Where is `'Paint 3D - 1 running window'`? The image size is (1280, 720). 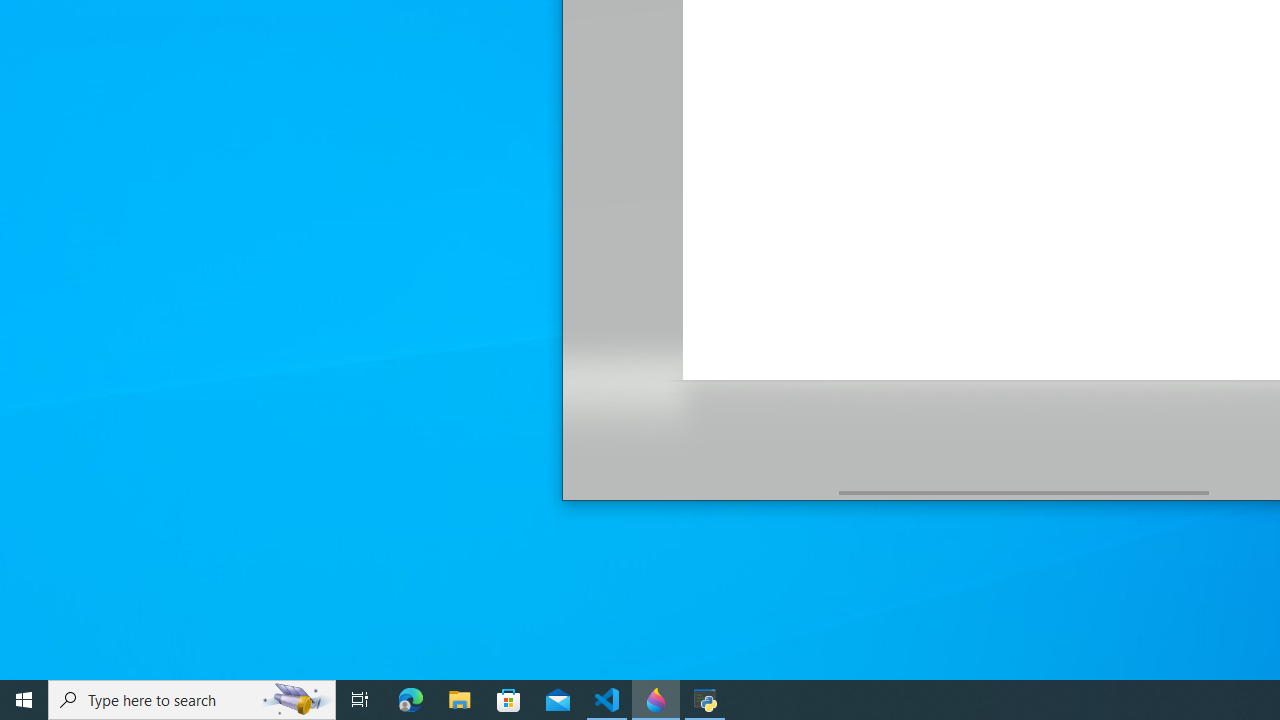
'Paint 3D - 1 running window' is located at coordinates (656, 698).